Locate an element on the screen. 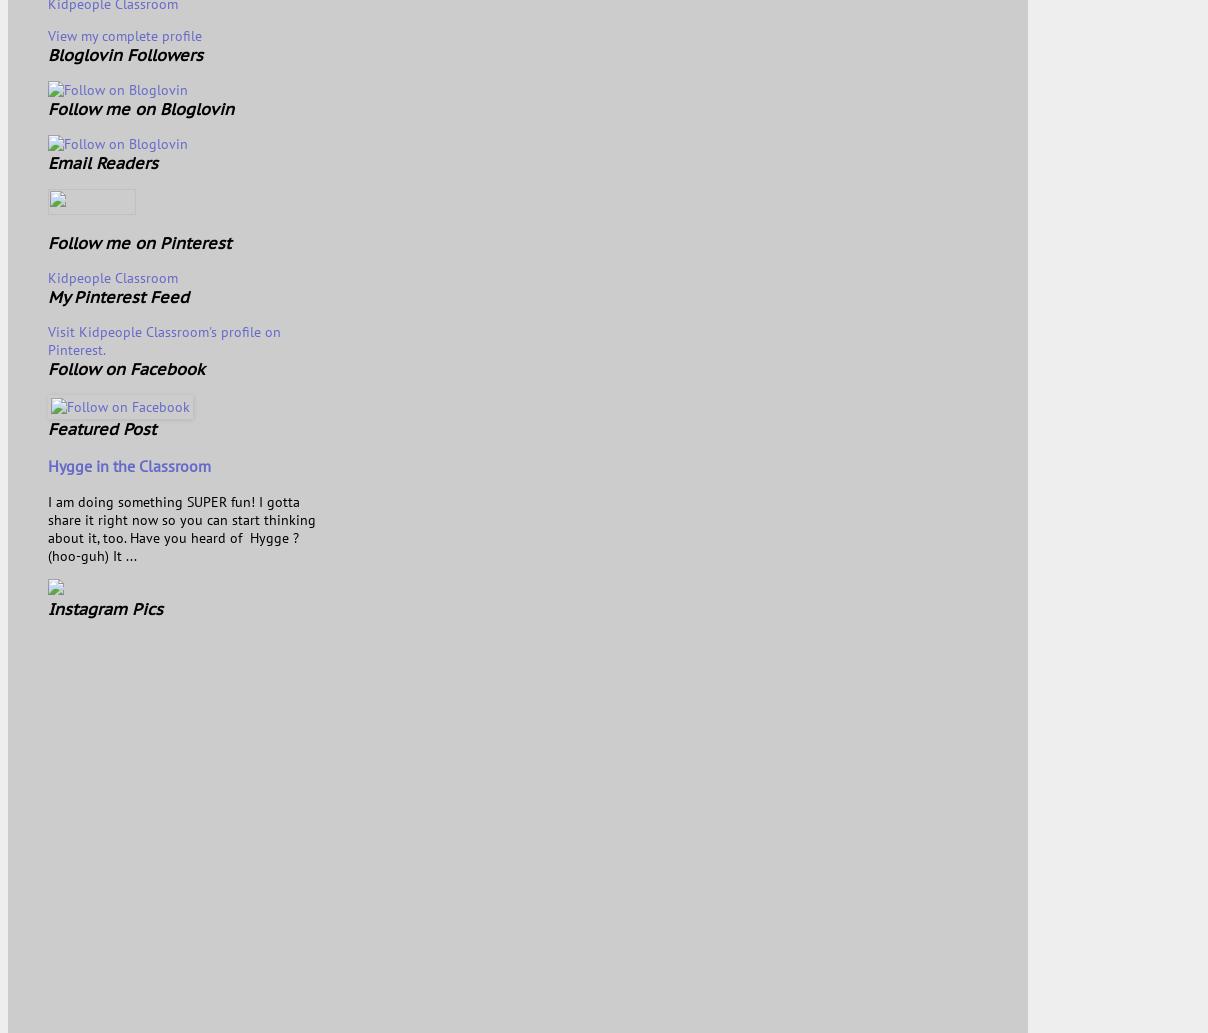 This screenshot has width=1208, height=1033. 'Follow on Facebook' is located at coordinates (125, 367).